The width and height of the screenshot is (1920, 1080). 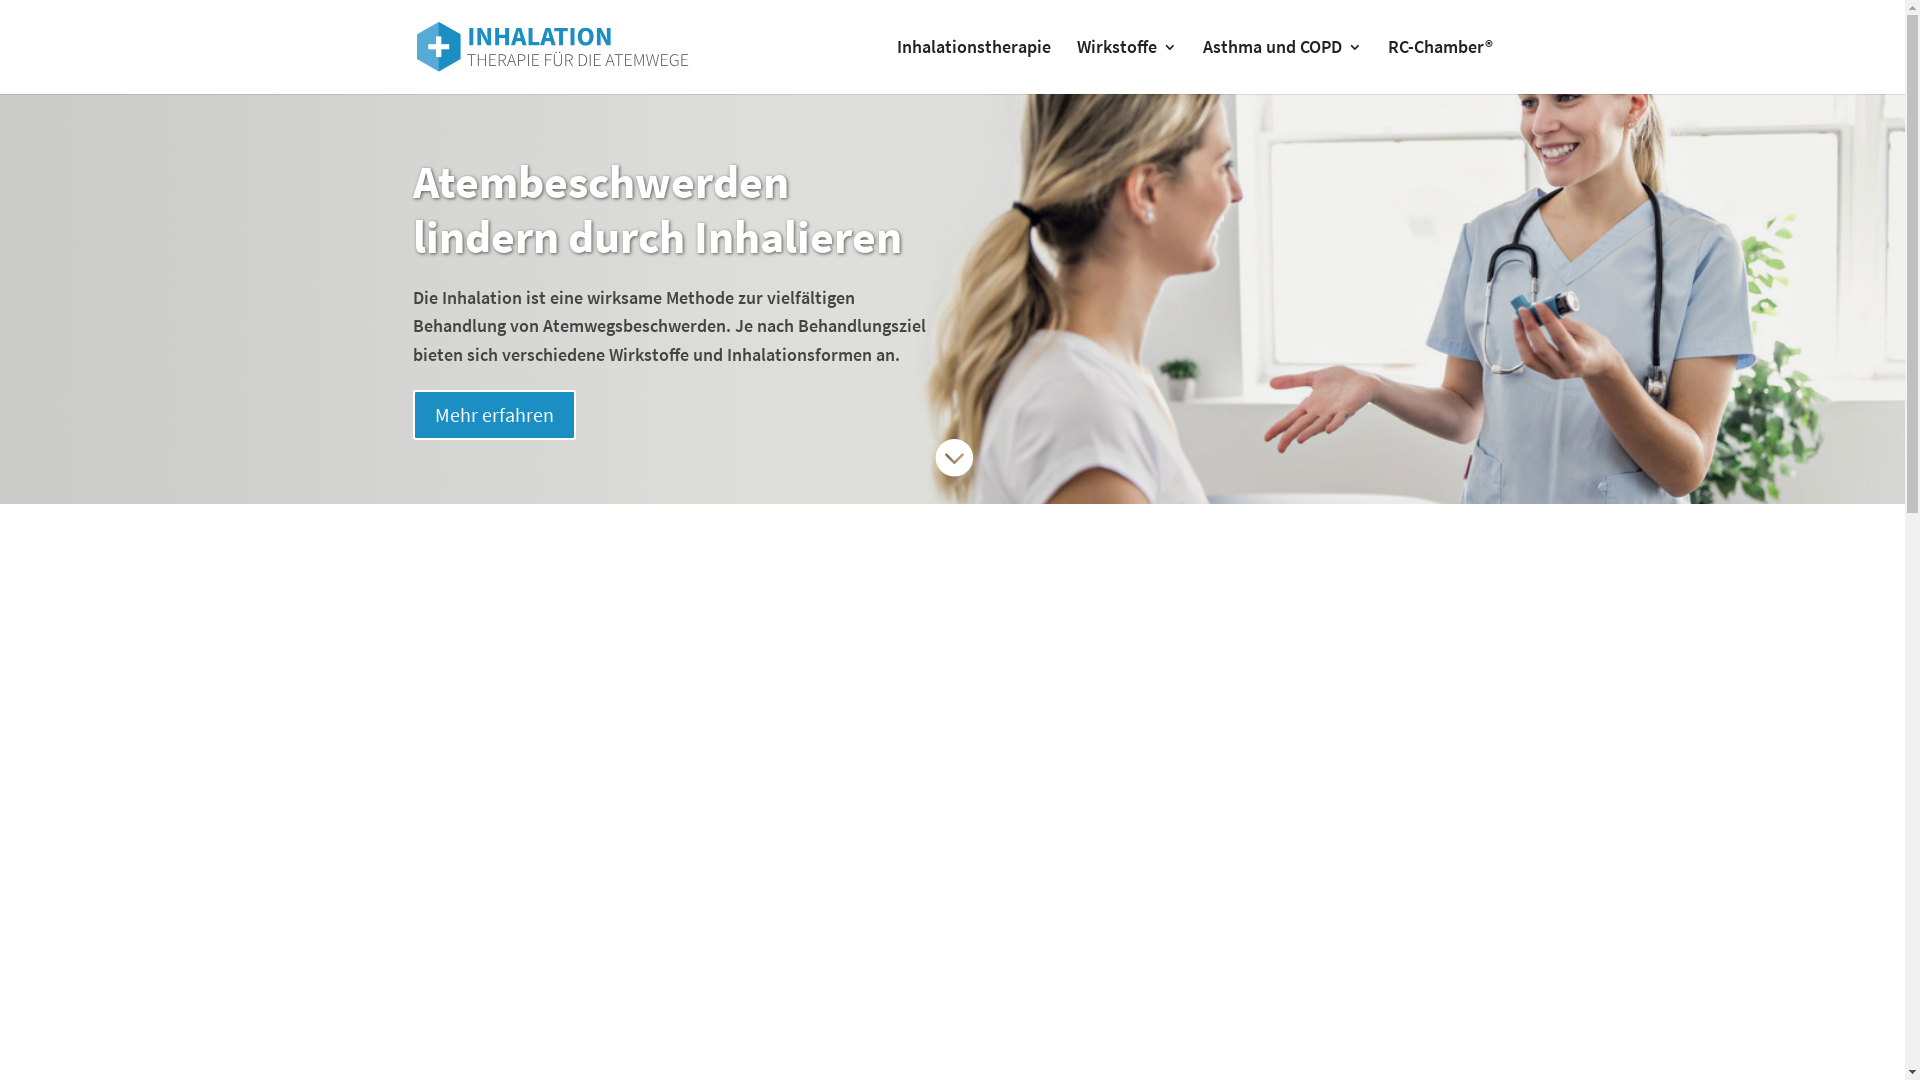 What do you see at coordinates (493, 414) in the screenshot?
I see `'Mehr erfahren'` at bounding box center [493, 414].